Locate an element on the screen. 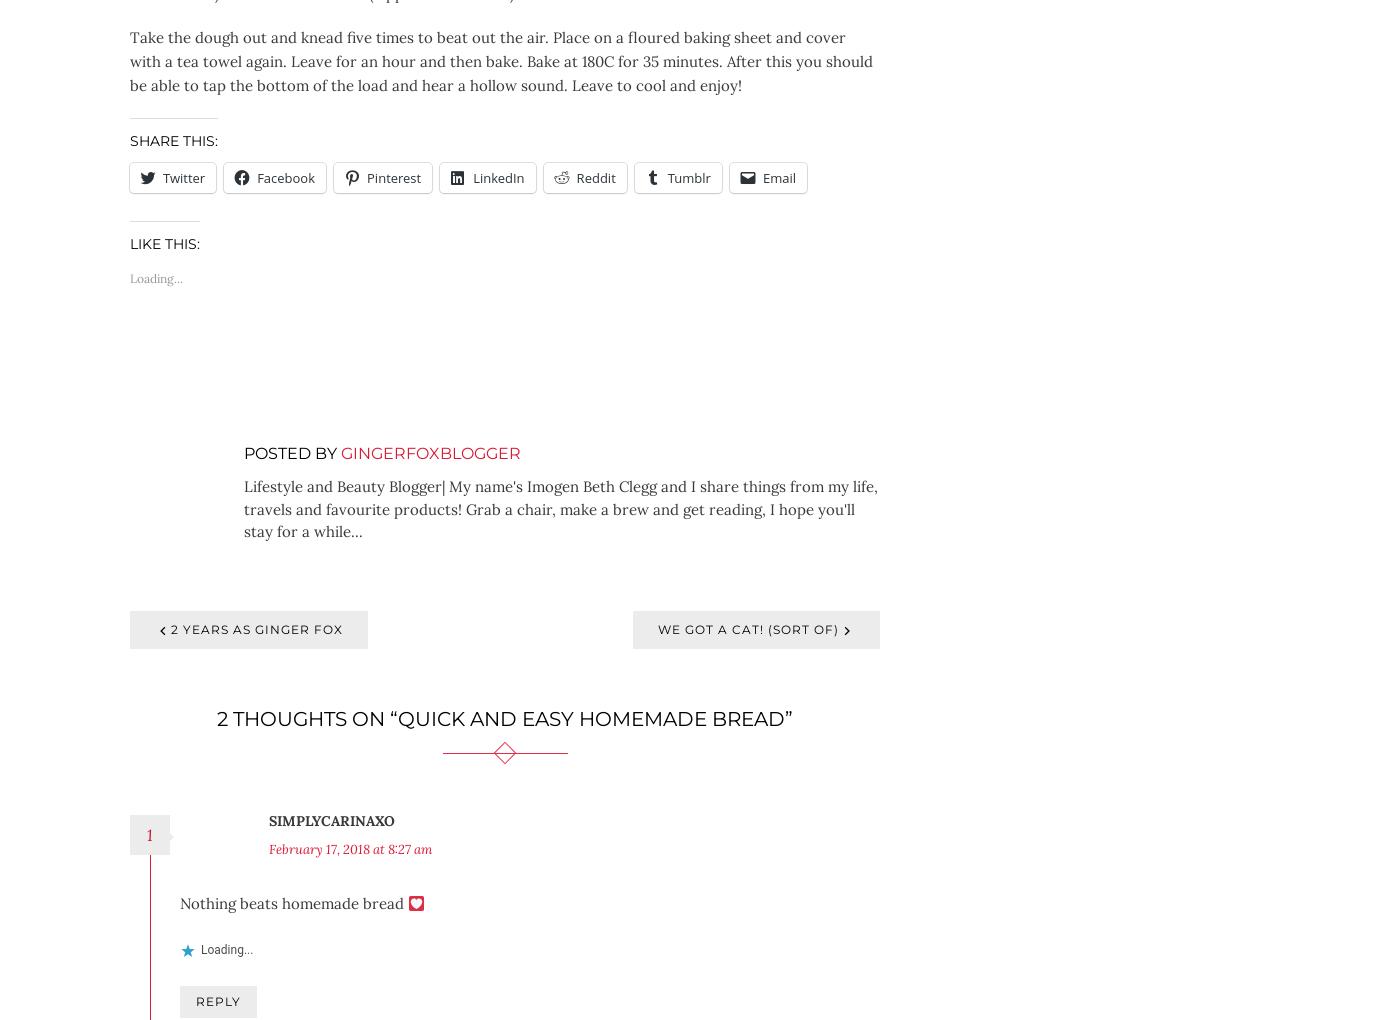  '2 thoughts on “' is located at coordinates (217, 717).